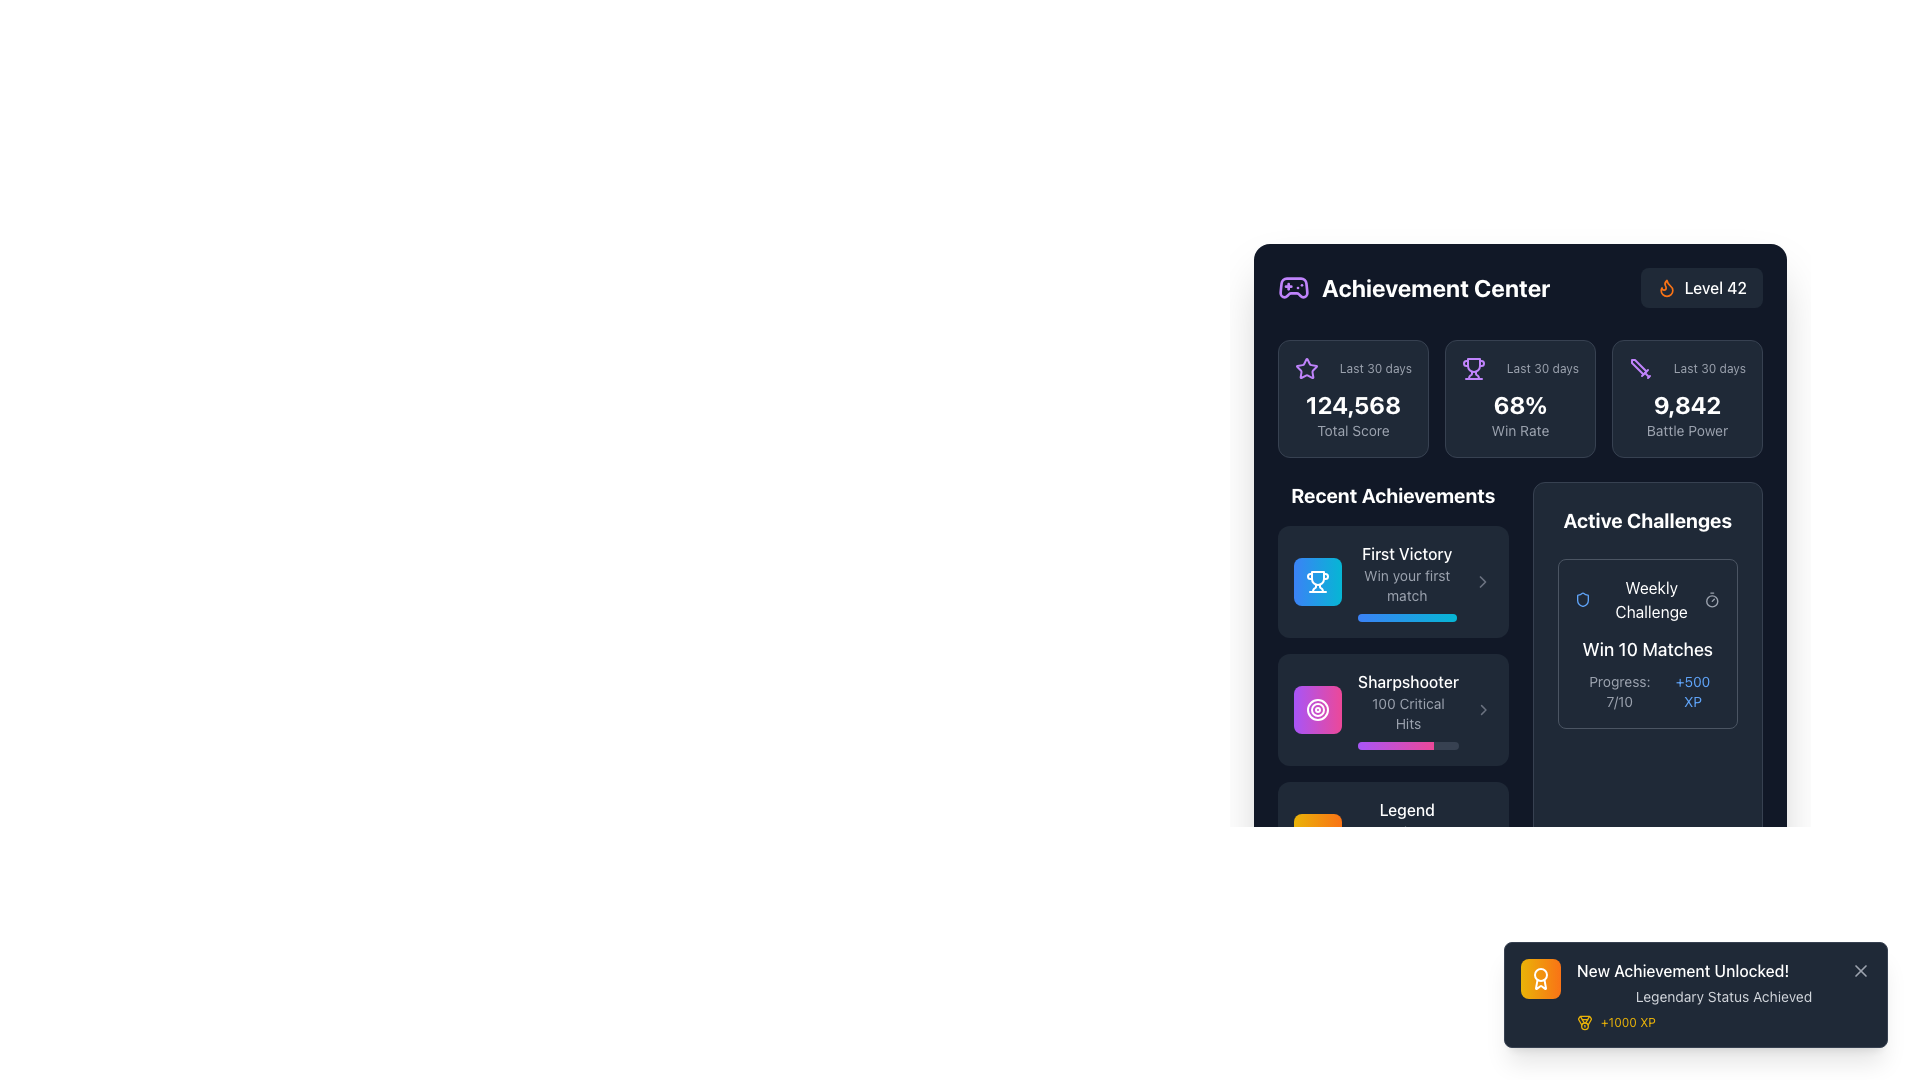 The image size is (1920, 1080). What do you see at coordinates (1353, 369) in the screenshot?
I see `the decorative label with a purple star icon and the text 'Last 30 days', located in the top-left corner of the statistical metric card` at bounding box center [1353, 369].